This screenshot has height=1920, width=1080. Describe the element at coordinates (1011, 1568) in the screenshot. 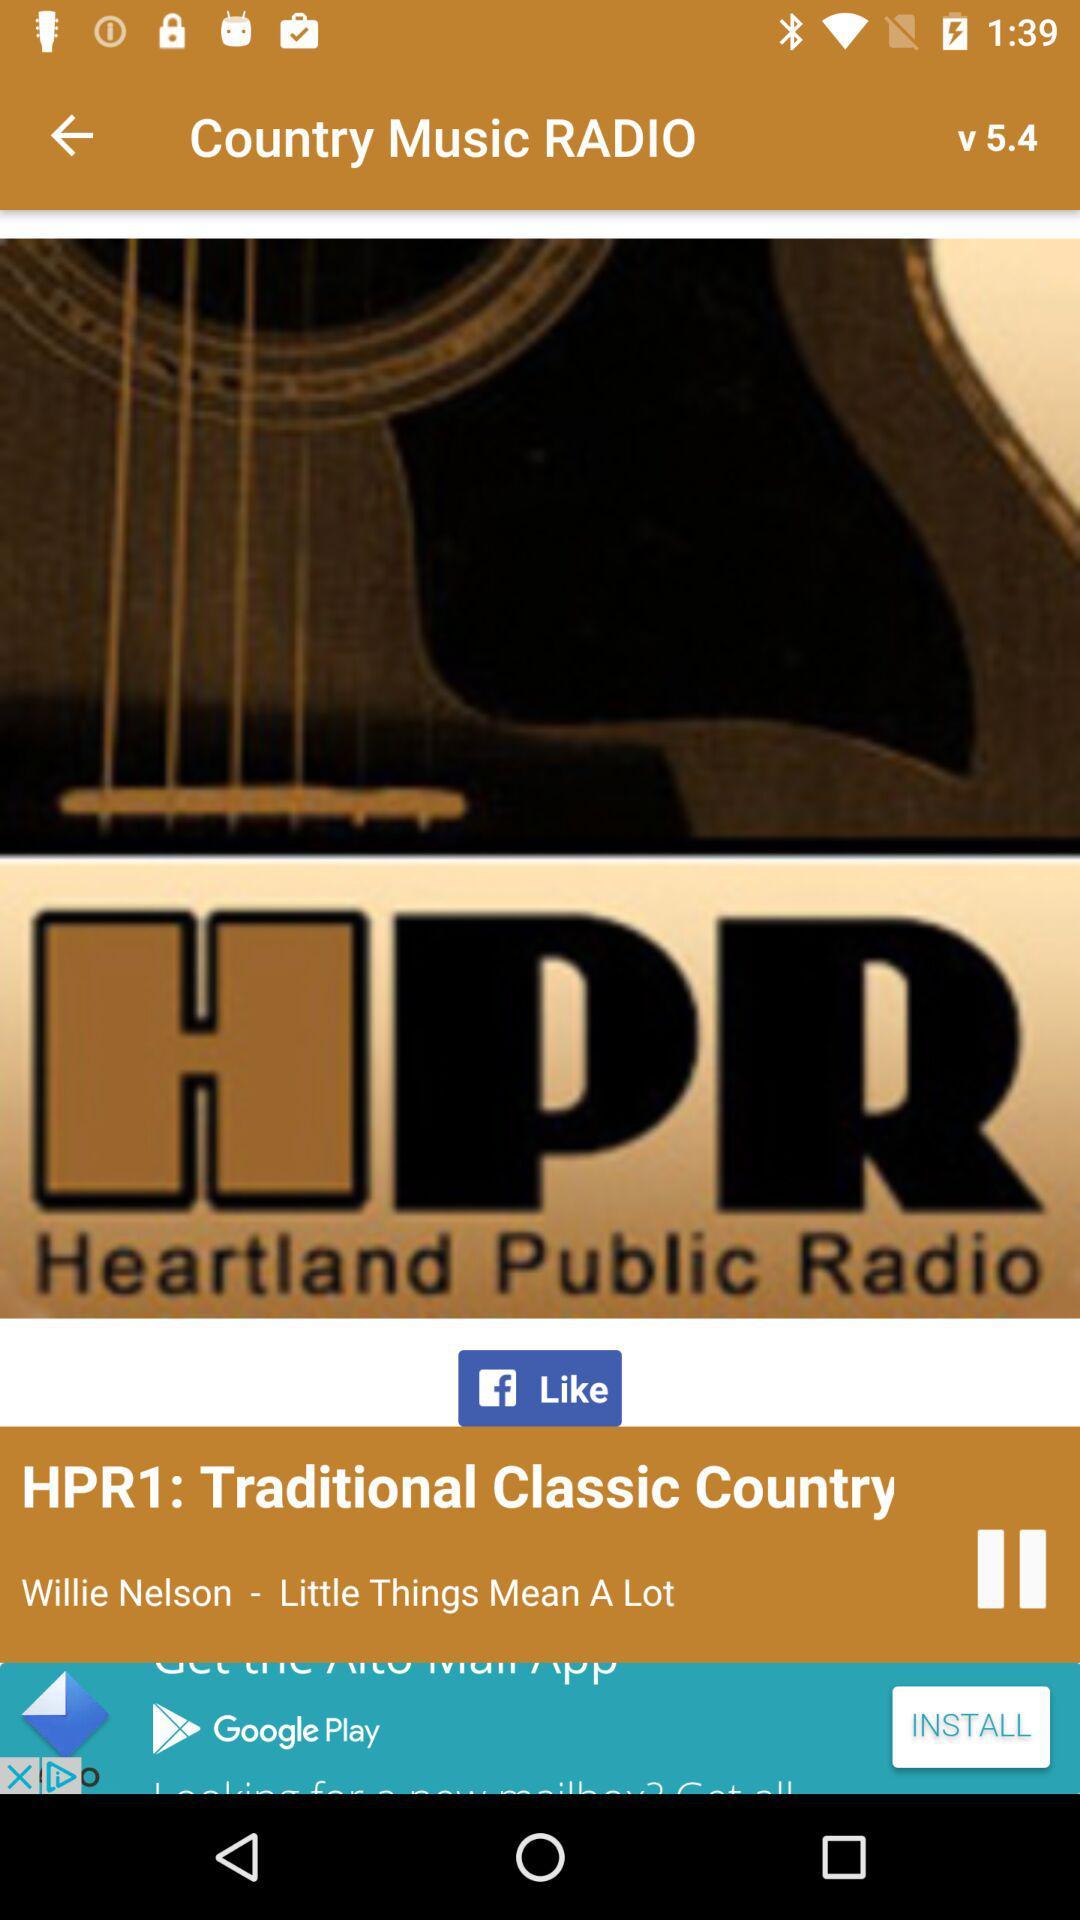

I see `stop the radio` at that location.